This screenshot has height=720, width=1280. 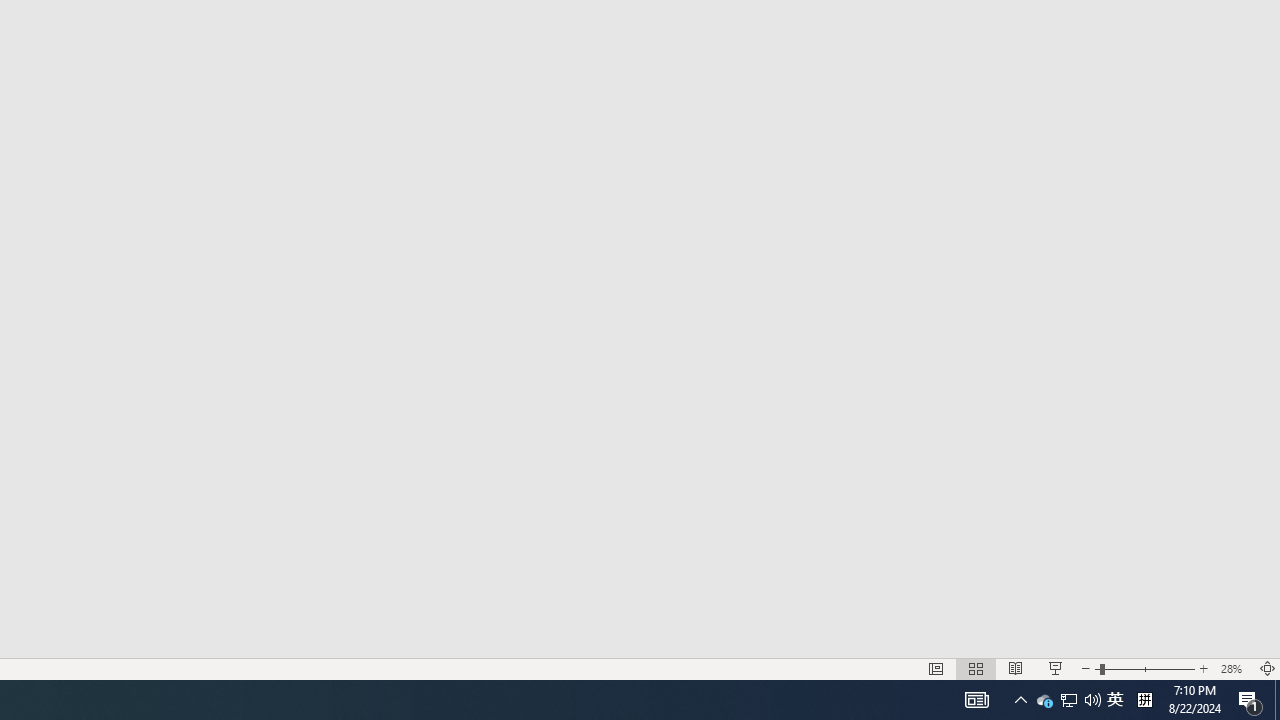 What do you see at coordinates (1233, 669) in the screenshot?
I see `'Zoom 28%'` at bounding box center [1233, 669].